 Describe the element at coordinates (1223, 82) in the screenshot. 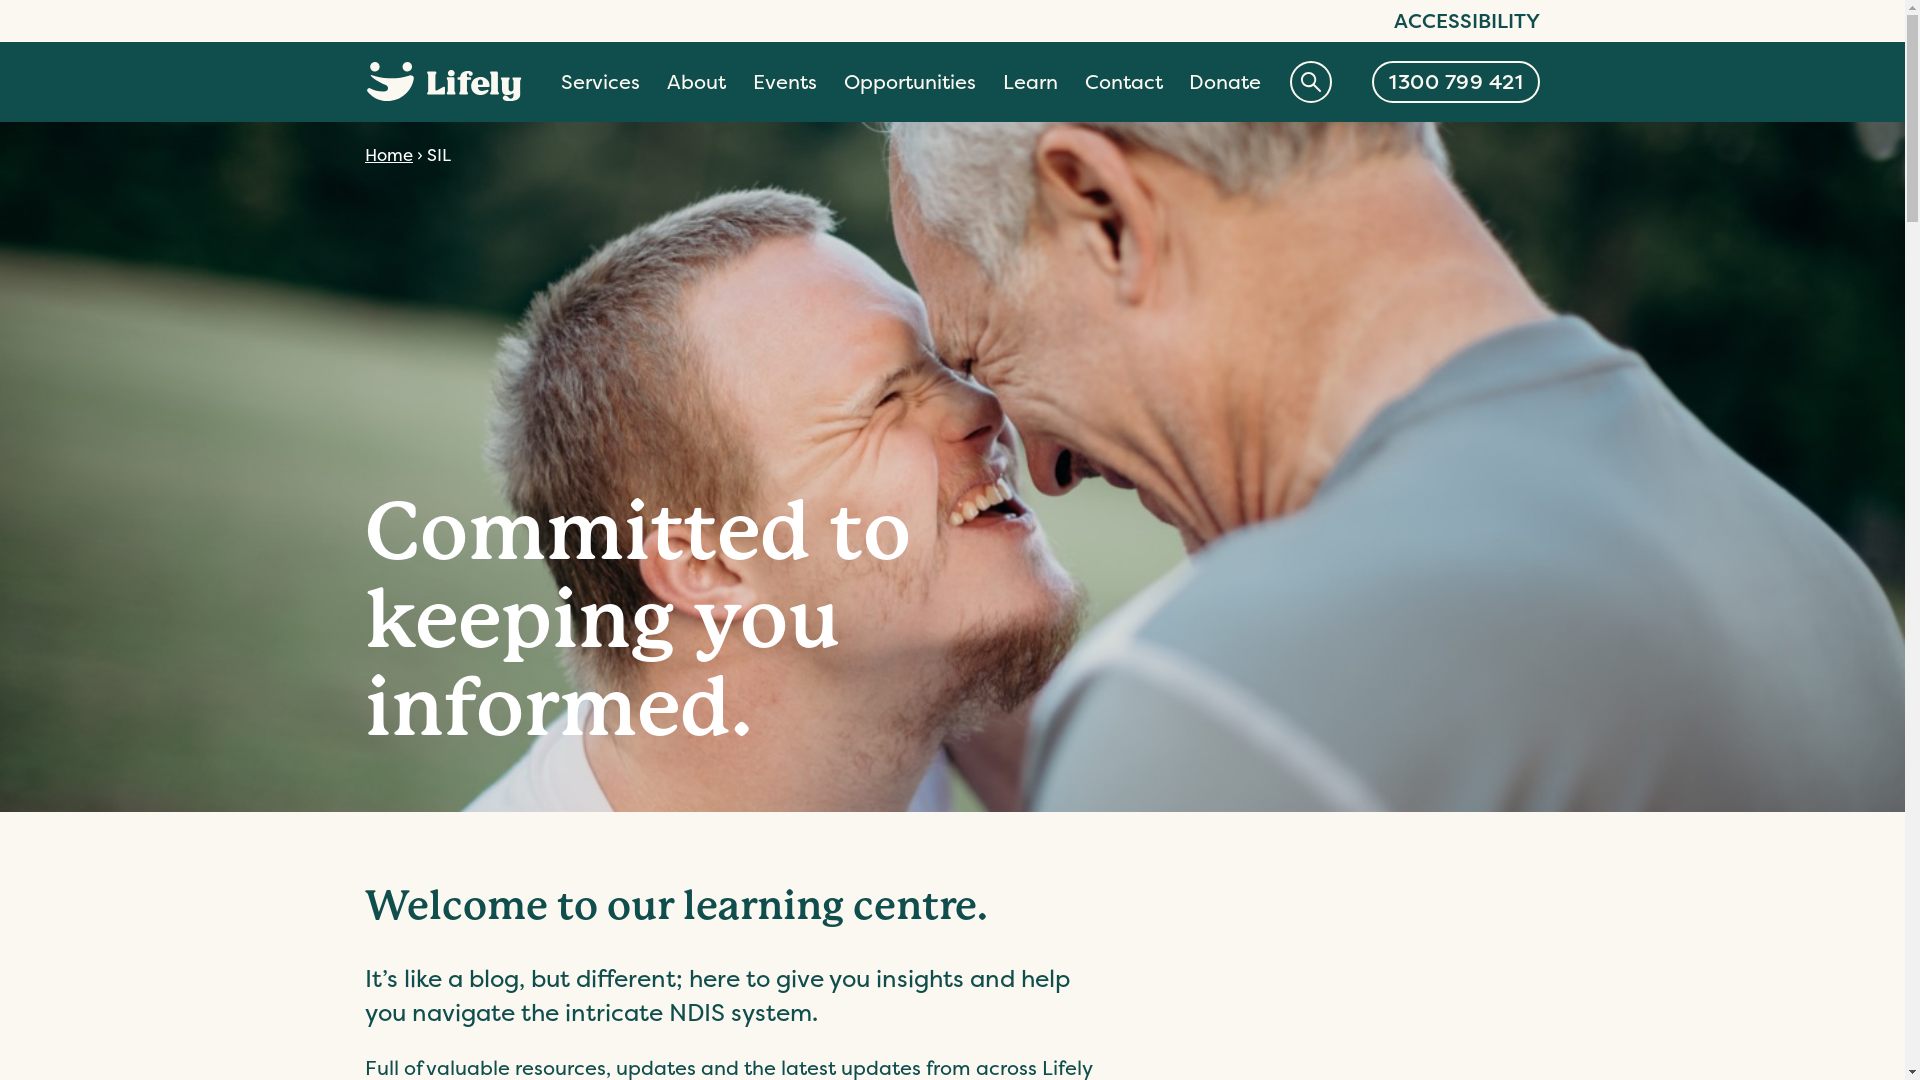

I see `'Donate'` at that location.